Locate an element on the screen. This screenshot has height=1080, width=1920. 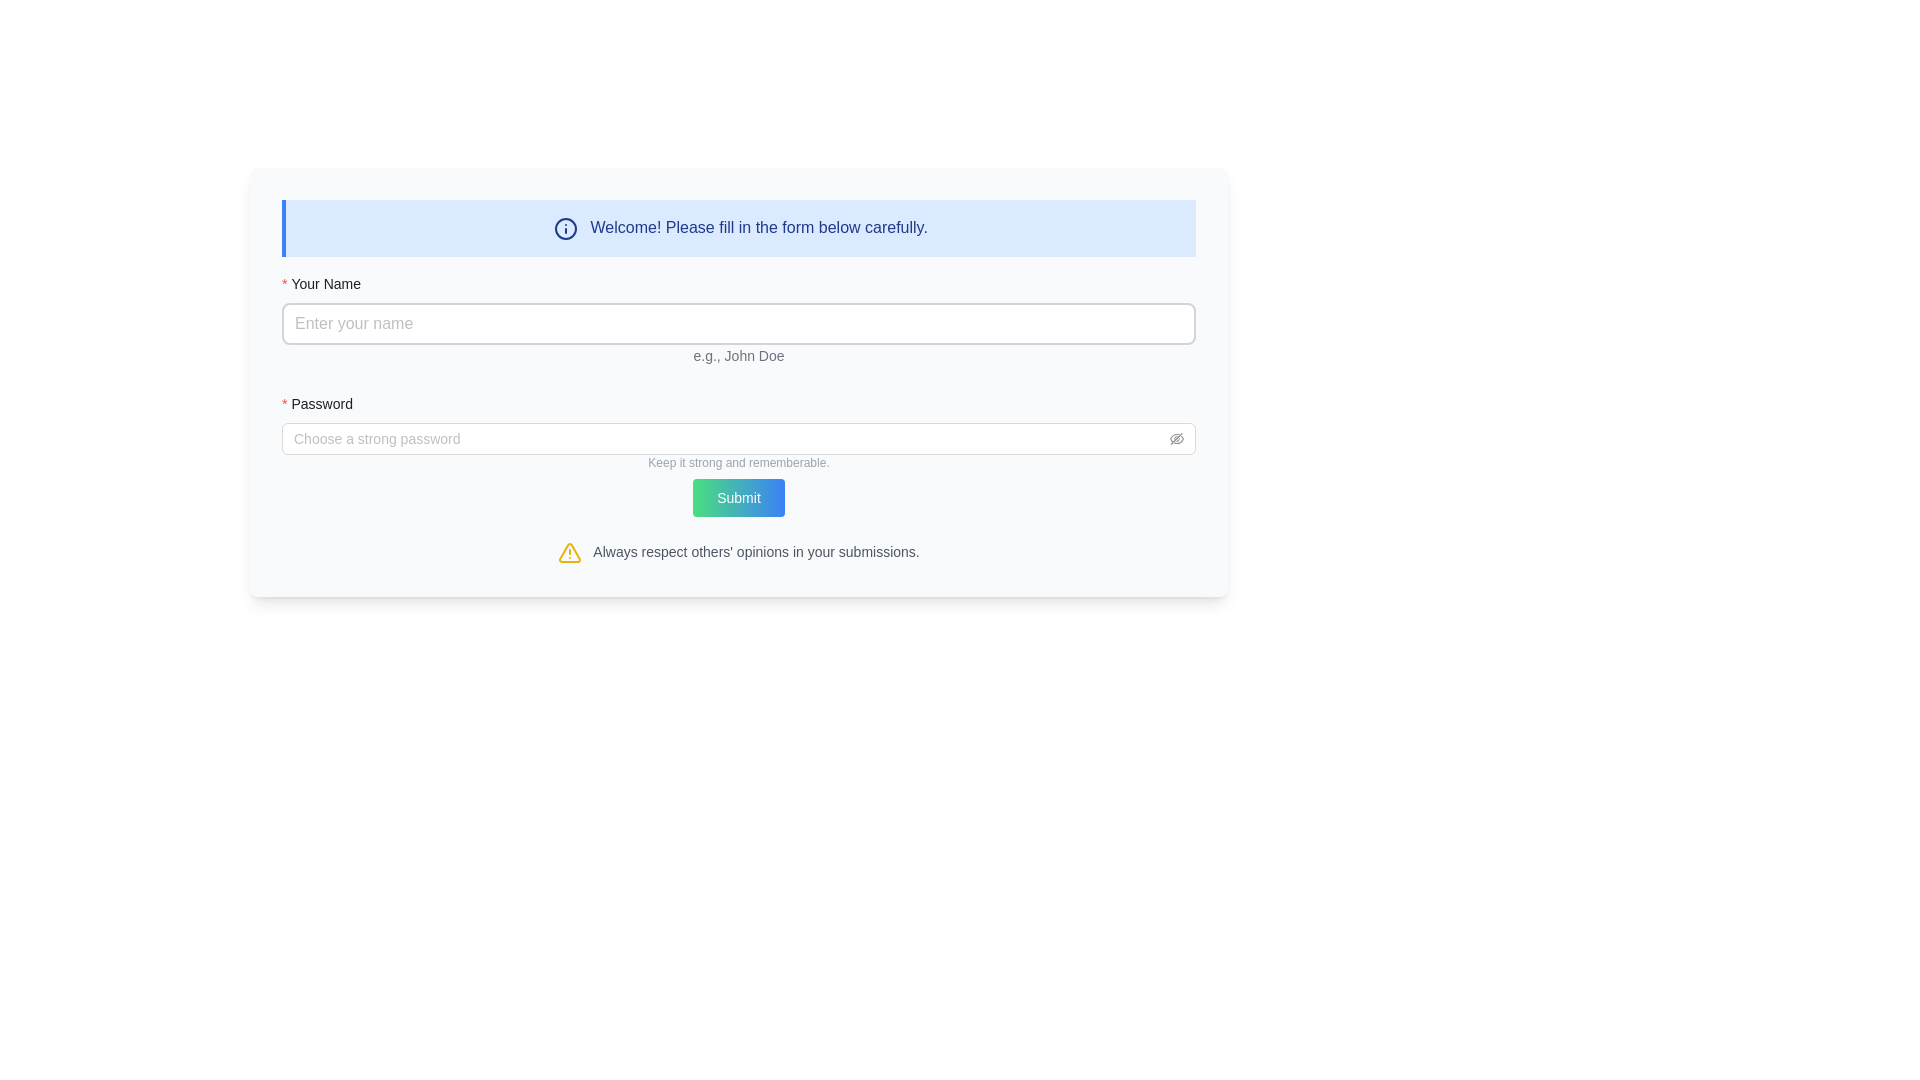
the instructional placeholder text 'e.g., John Doe', which is styled in grey and located below the 'Your Name' input field is located at coordinates (738, 353).